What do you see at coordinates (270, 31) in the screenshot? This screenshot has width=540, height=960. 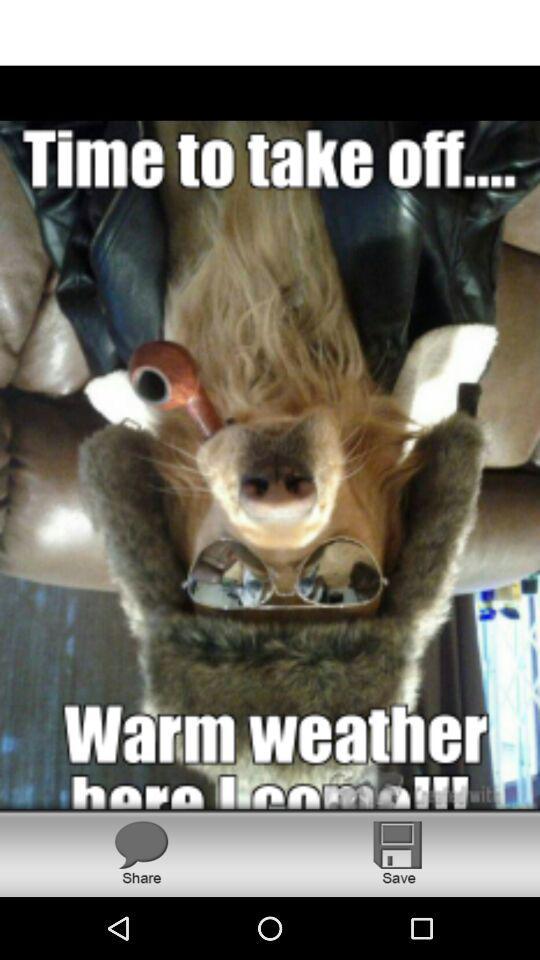 I see `the item at the top` at bounding box center [270, 31].